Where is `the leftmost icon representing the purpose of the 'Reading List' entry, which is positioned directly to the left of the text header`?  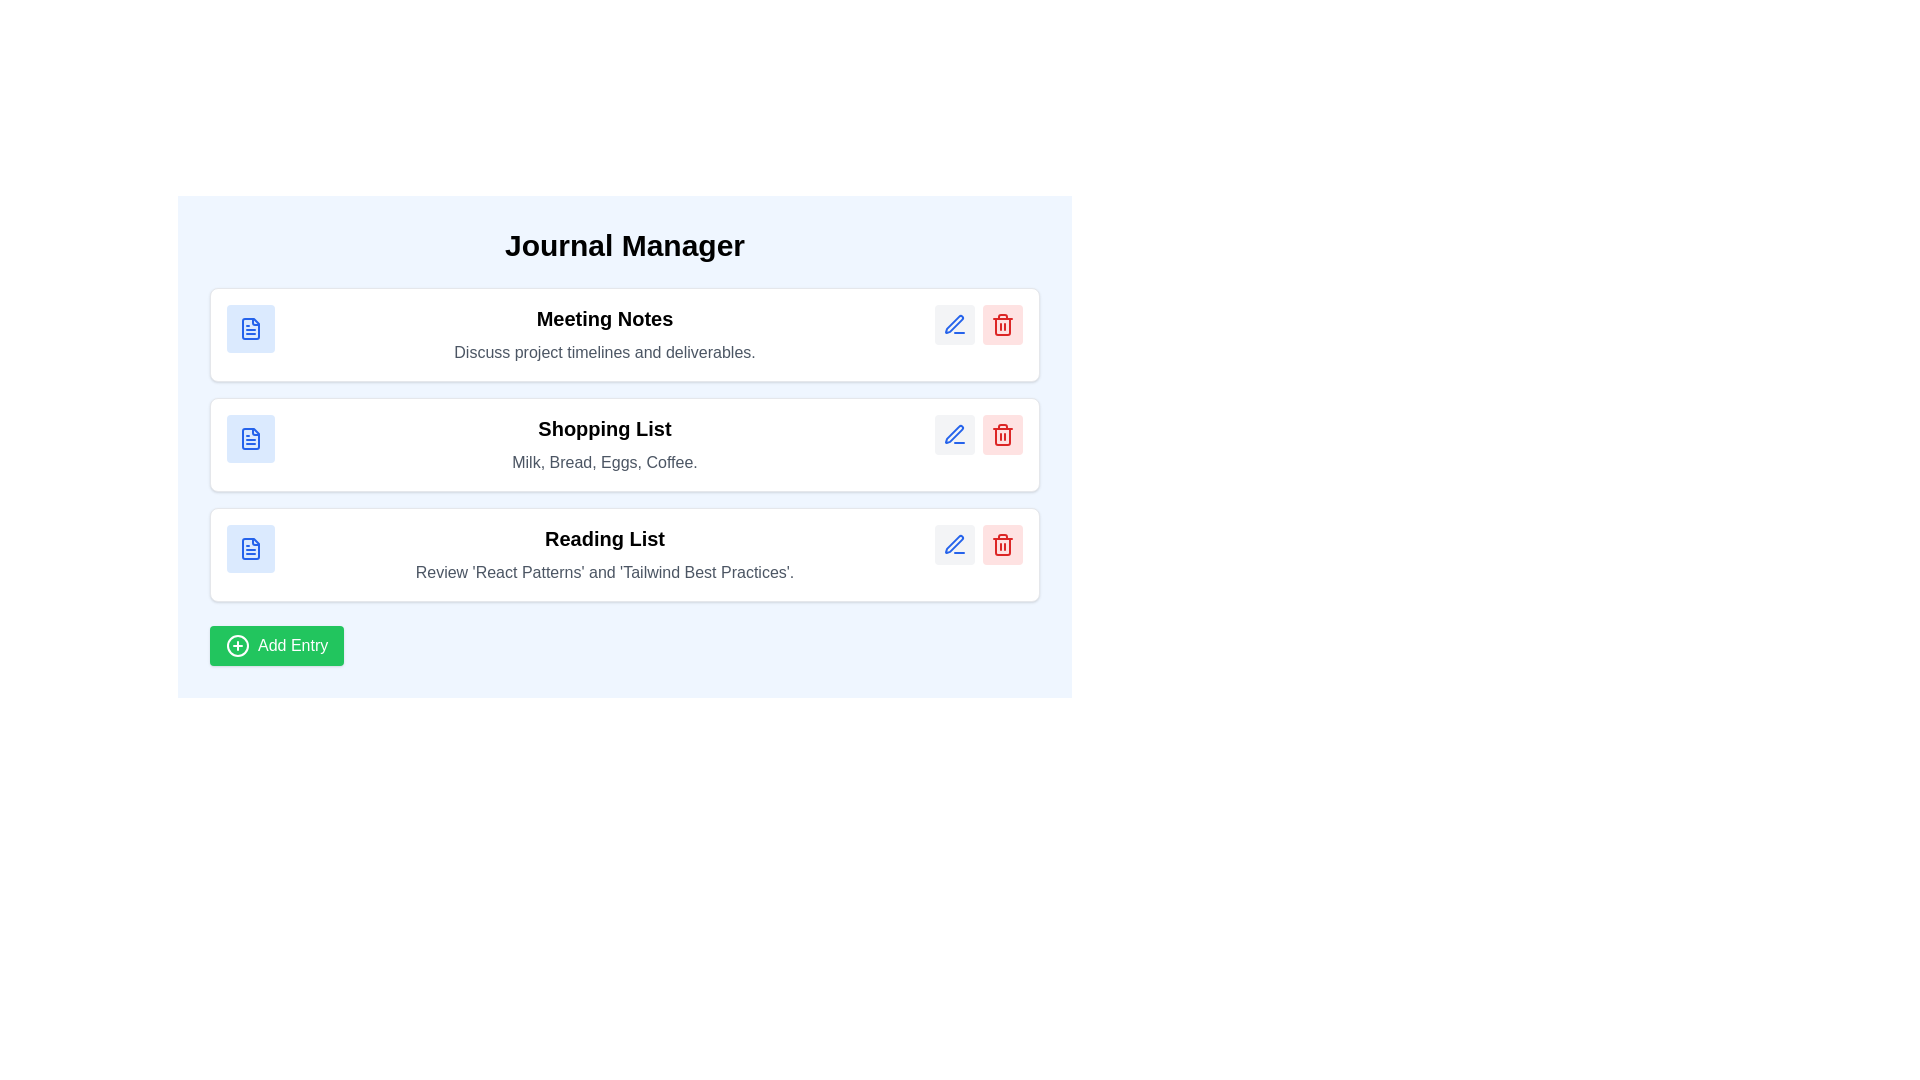 the leftmost icon representing the purpose of the 'Reading List' entry, which is positioned directly to the left of the text header is located at coordinates (249, 548).